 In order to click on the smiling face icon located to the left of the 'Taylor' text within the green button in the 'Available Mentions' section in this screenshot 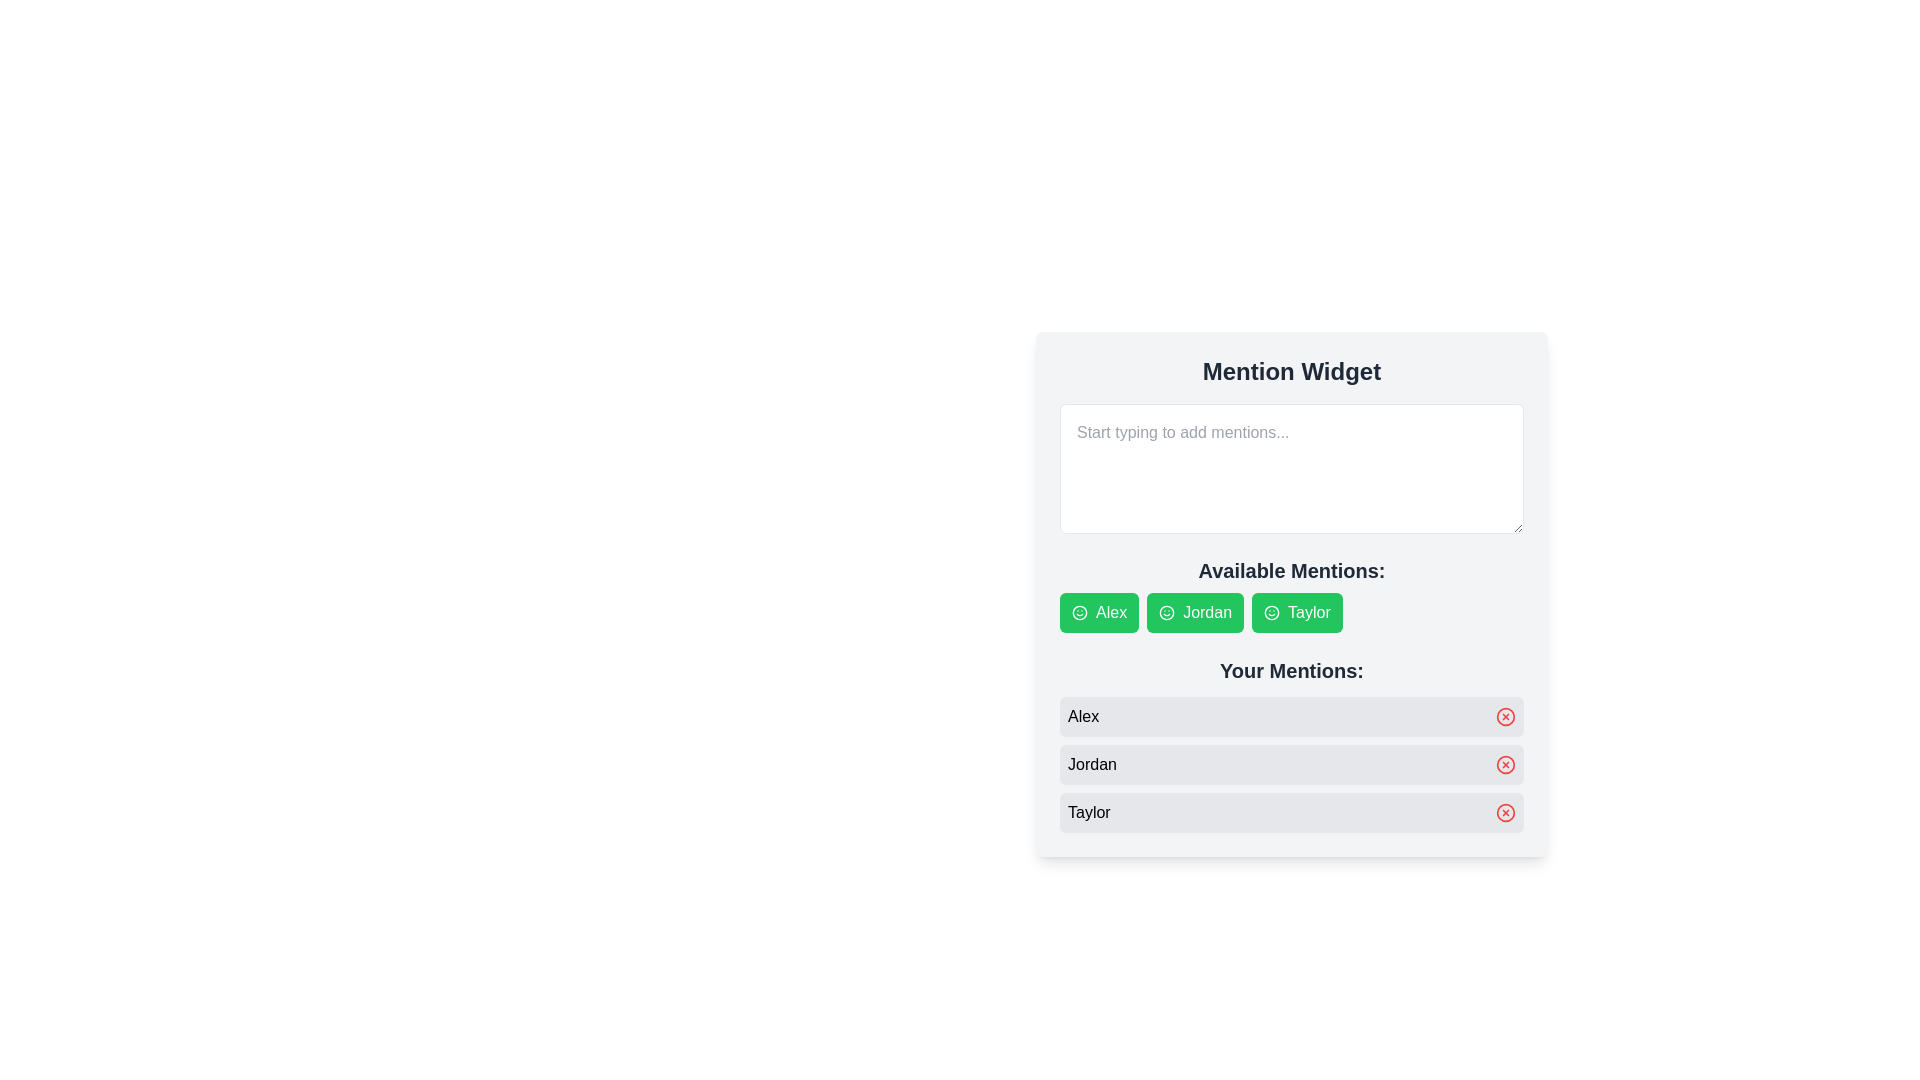, I will do `click(1271, 612)`.